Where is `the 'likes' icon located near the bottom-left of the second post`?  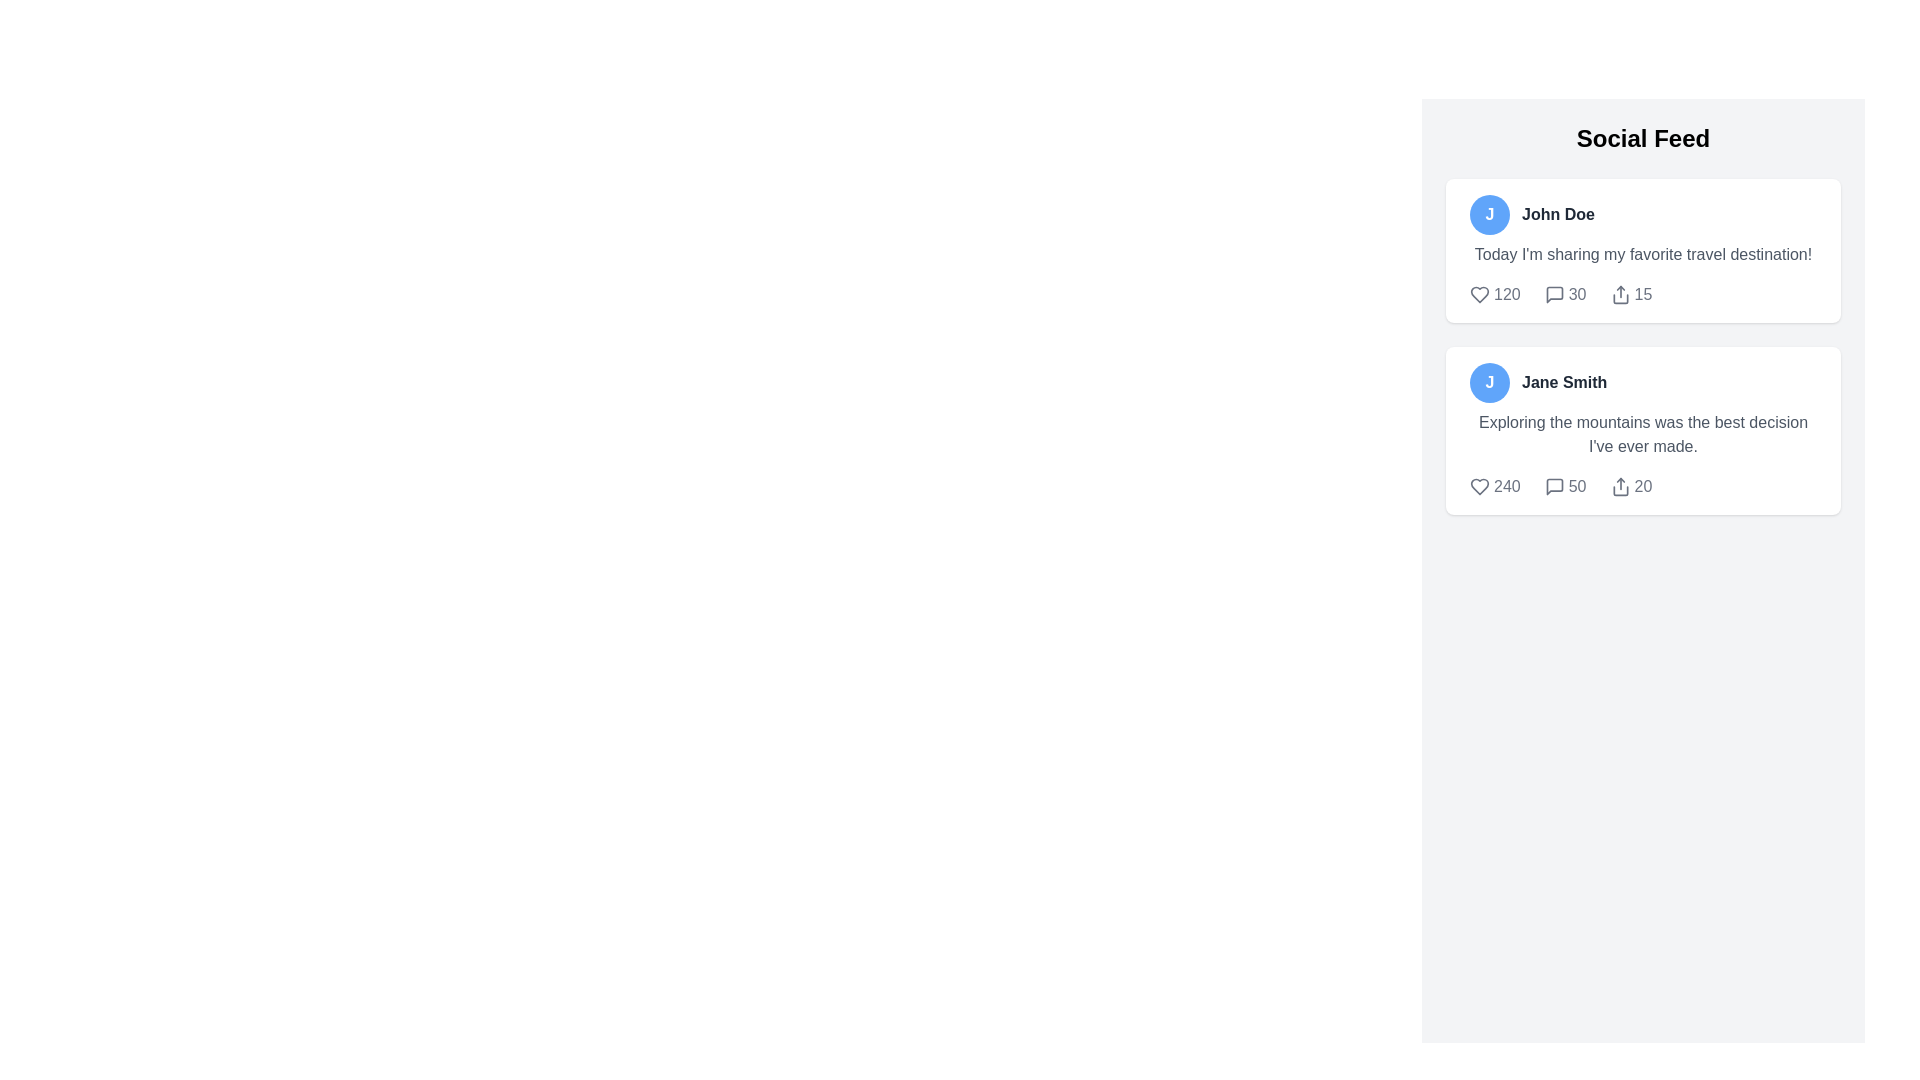
the 'likes' icon located near the bottom-left of the second post is located at coordinates (1495, 486).